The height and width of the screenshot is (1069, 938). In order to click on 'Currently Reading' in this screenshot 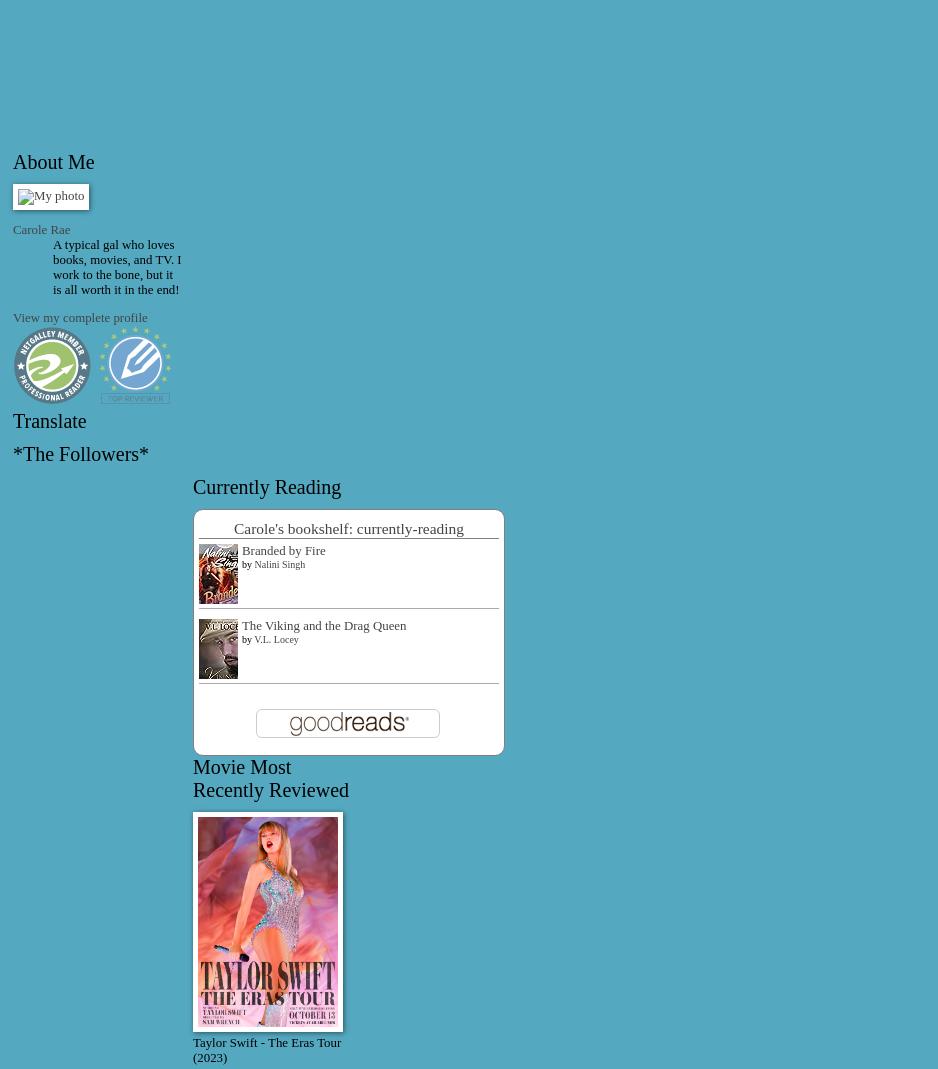, I will do `click(265, 484)`.